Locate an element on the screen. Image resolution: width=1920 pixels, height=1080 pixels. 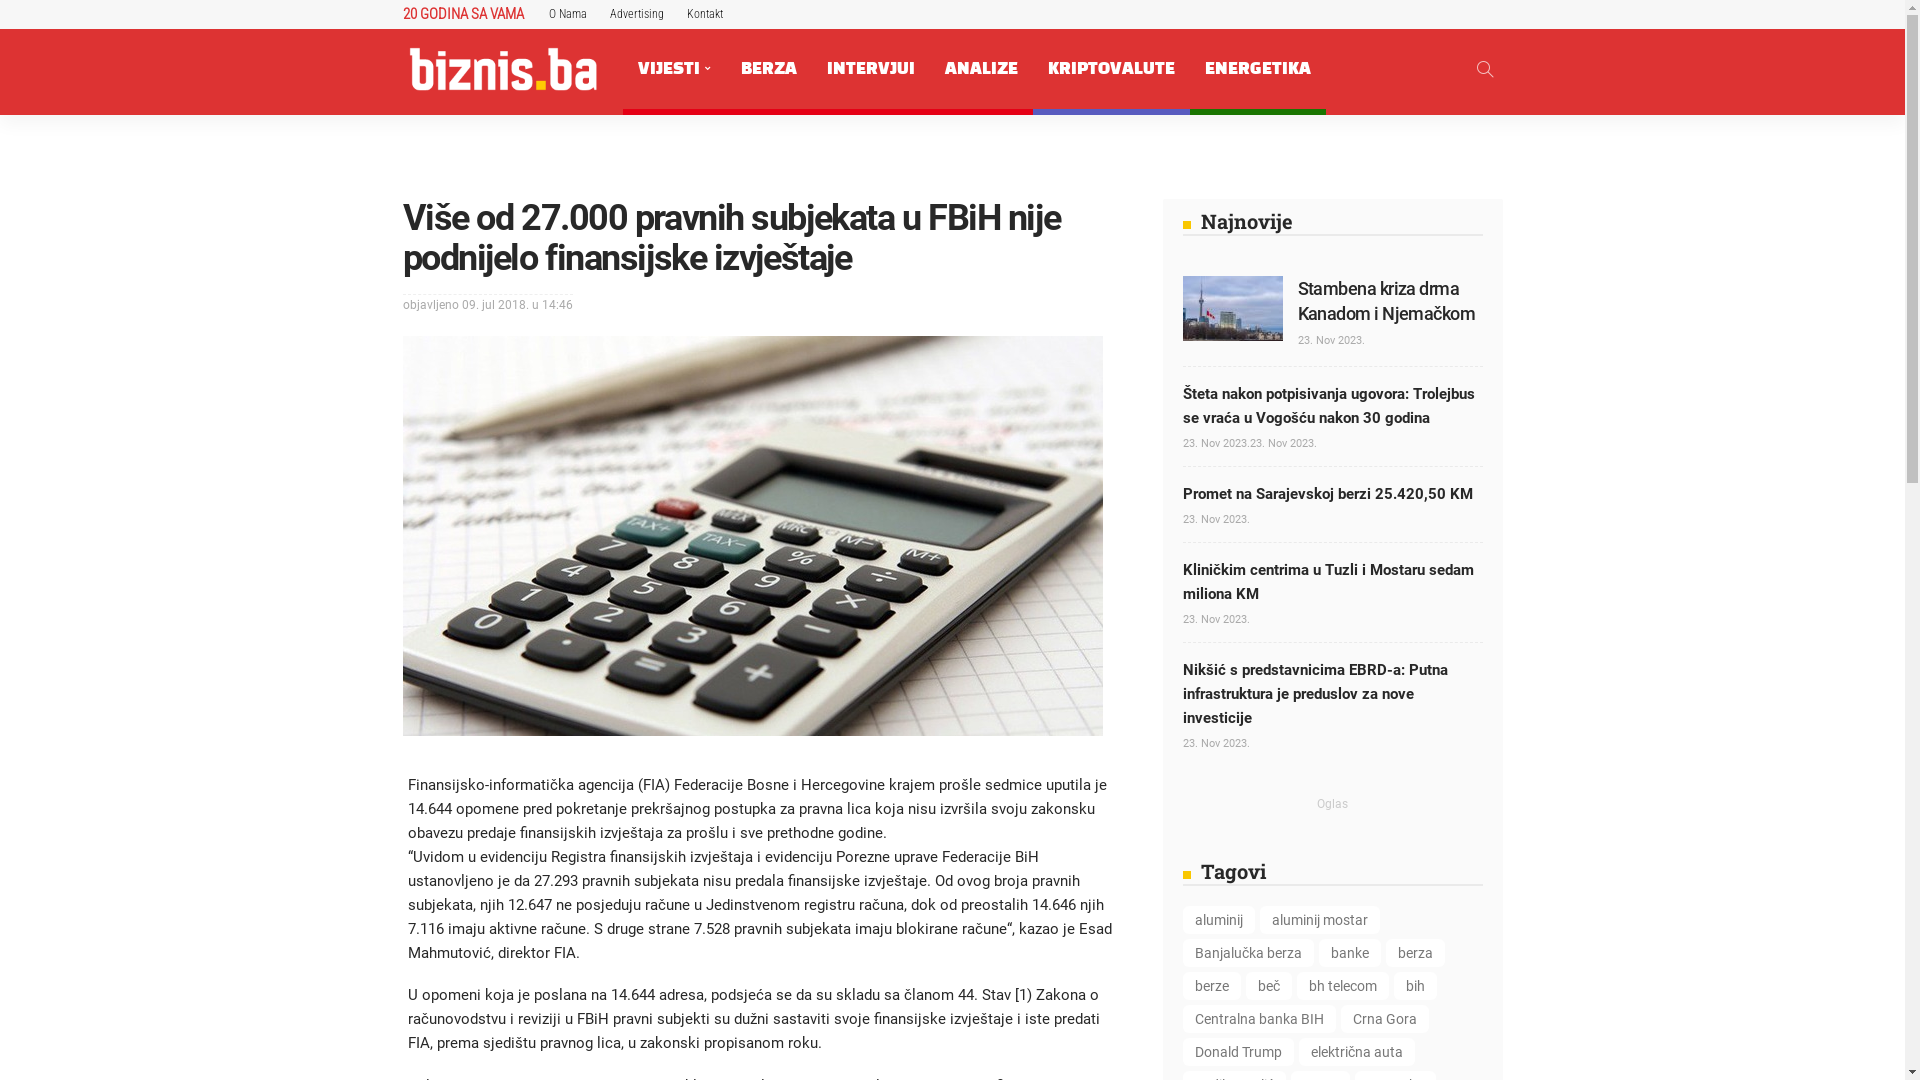
'bih' is located at coordinates (1414, 985).